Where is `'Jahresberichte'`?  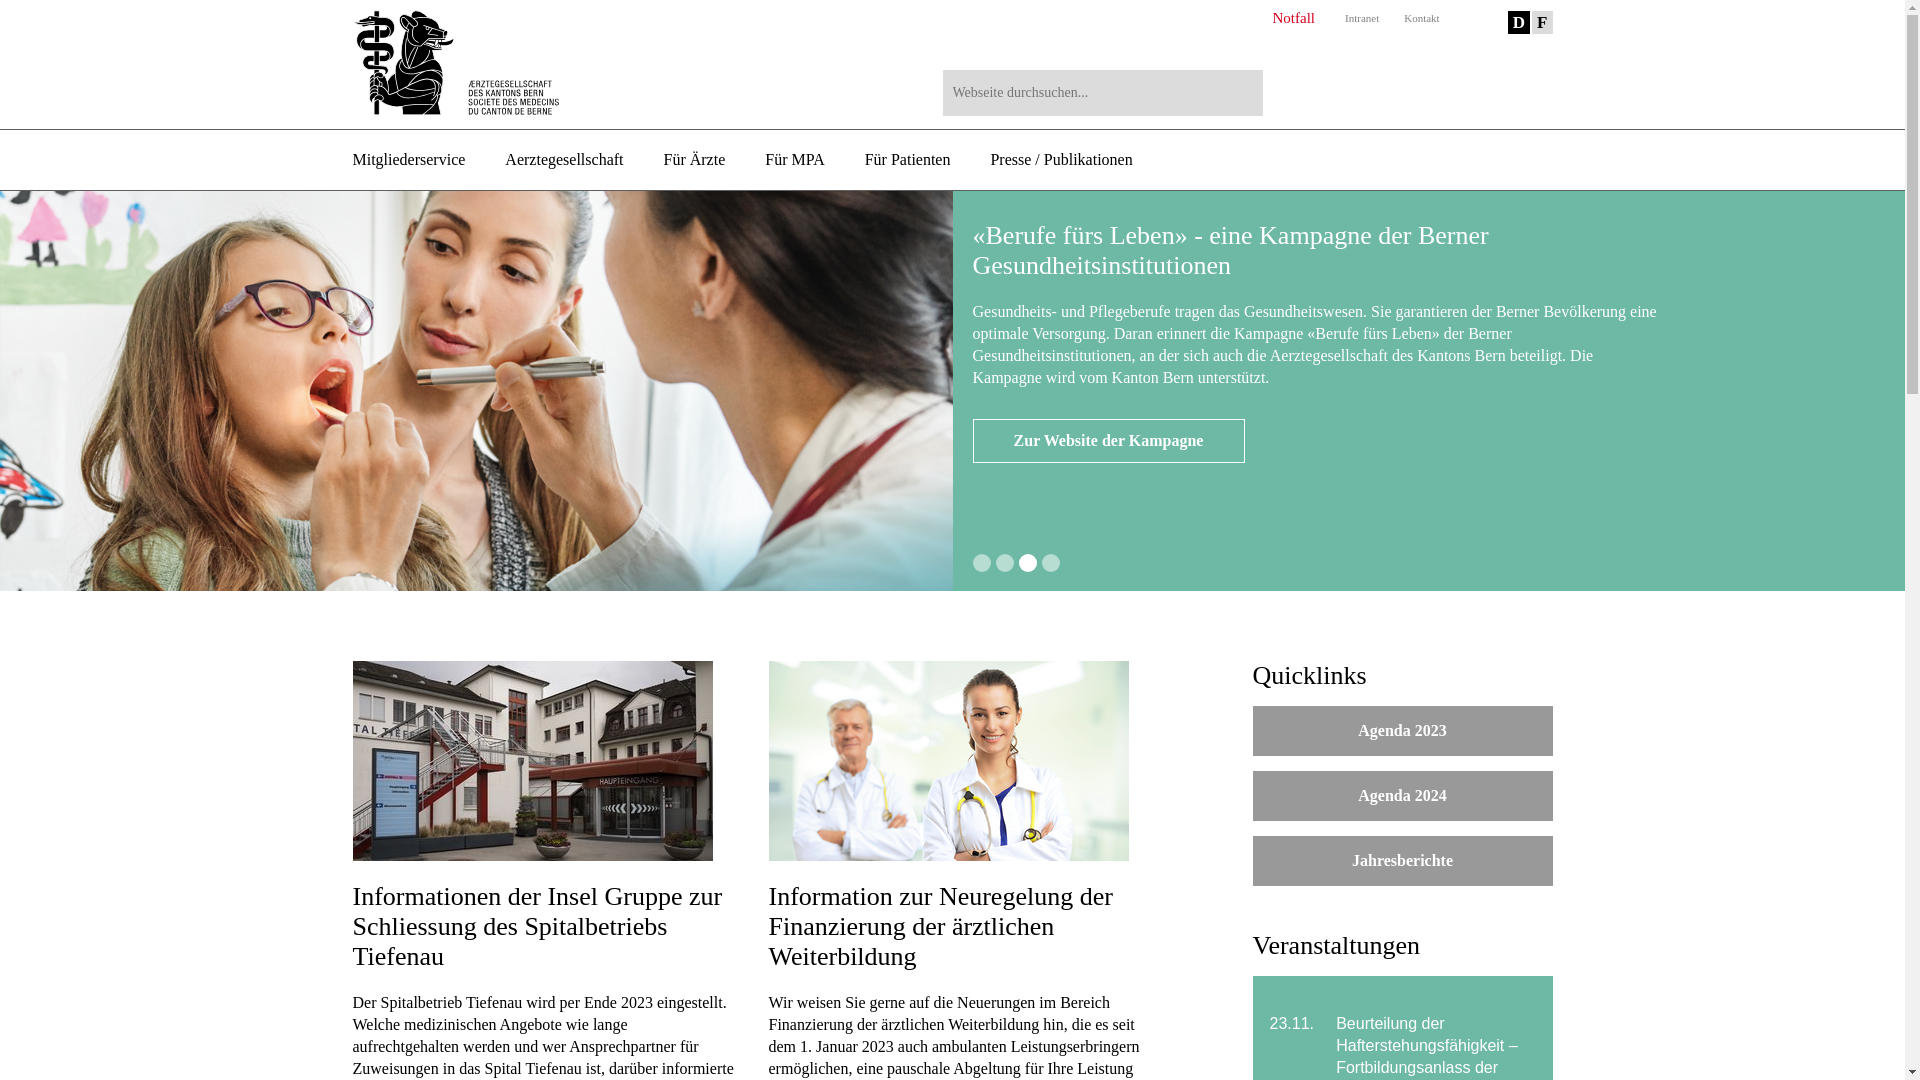
'Jahresberichte' is located at coordinates (1400, 859).